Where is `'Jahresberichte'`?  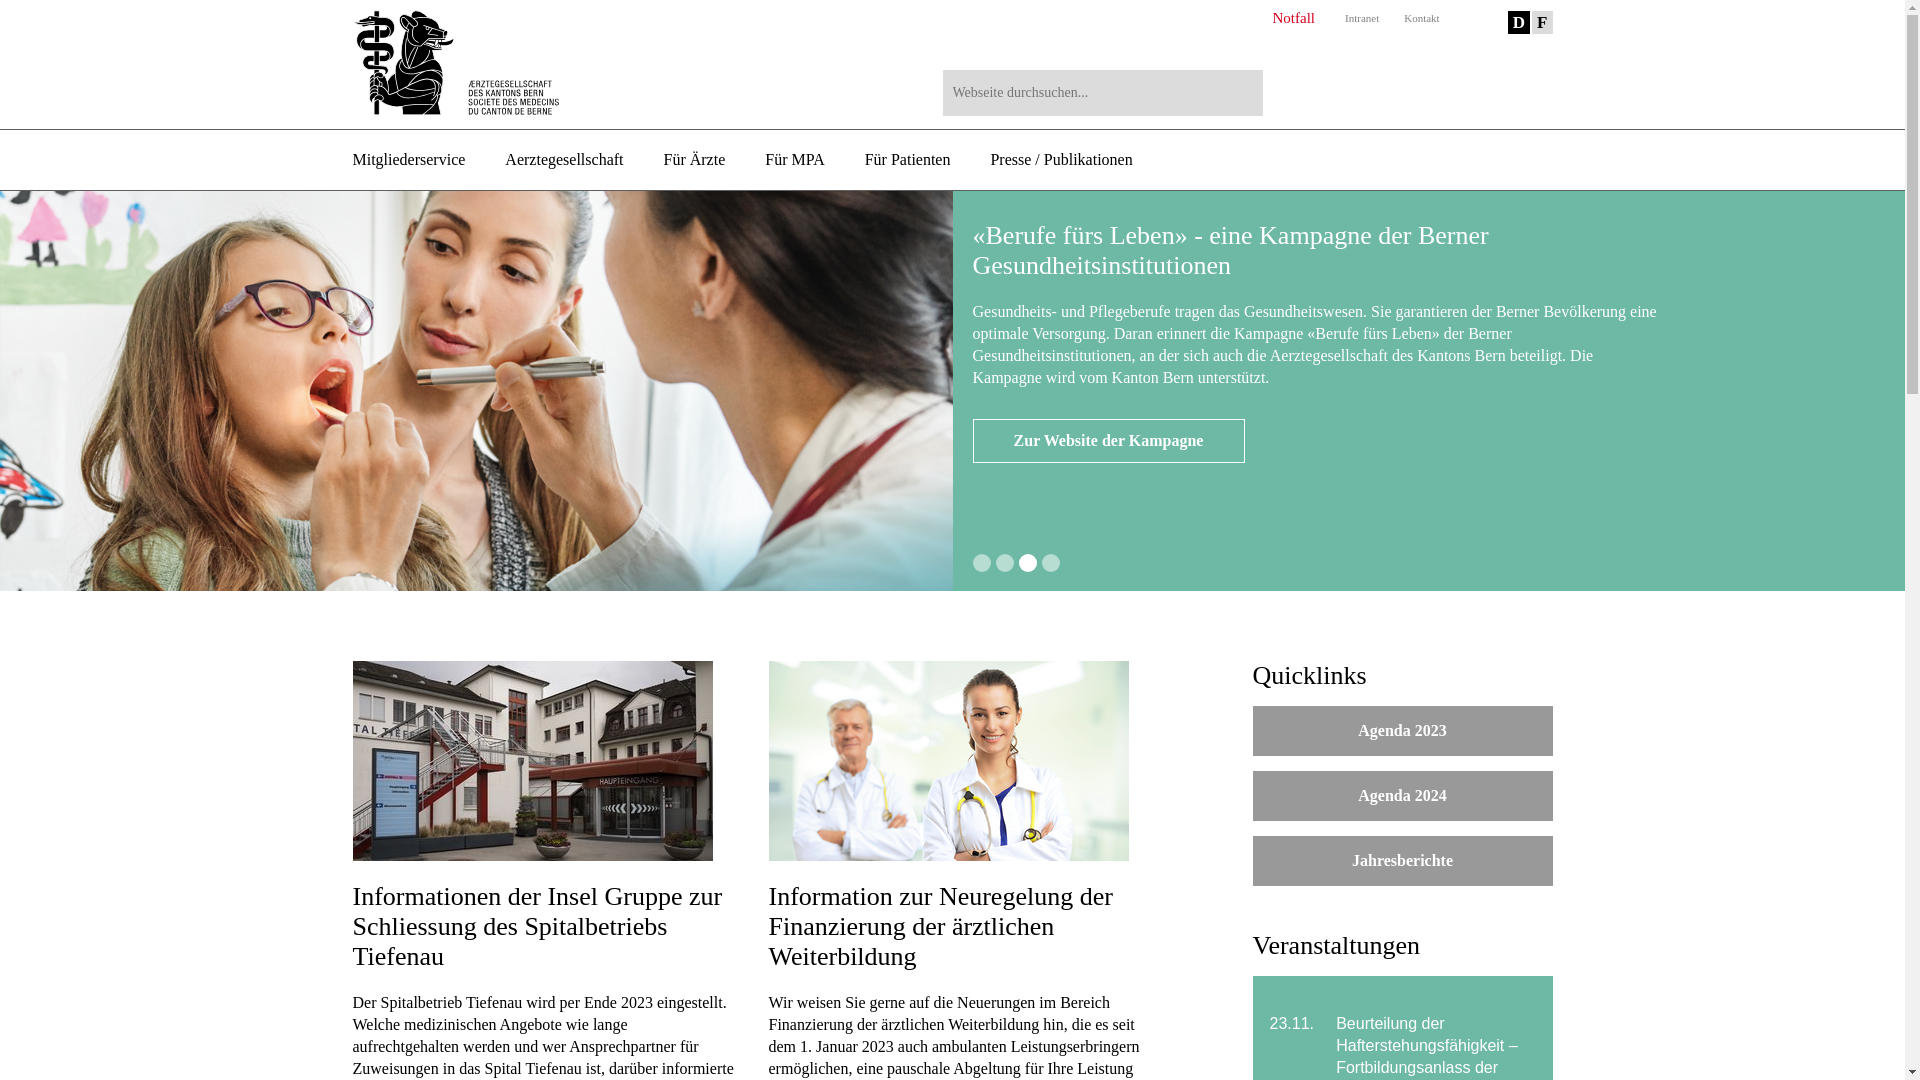
'Jahresberichte' is located at coordinates (1400, 859).